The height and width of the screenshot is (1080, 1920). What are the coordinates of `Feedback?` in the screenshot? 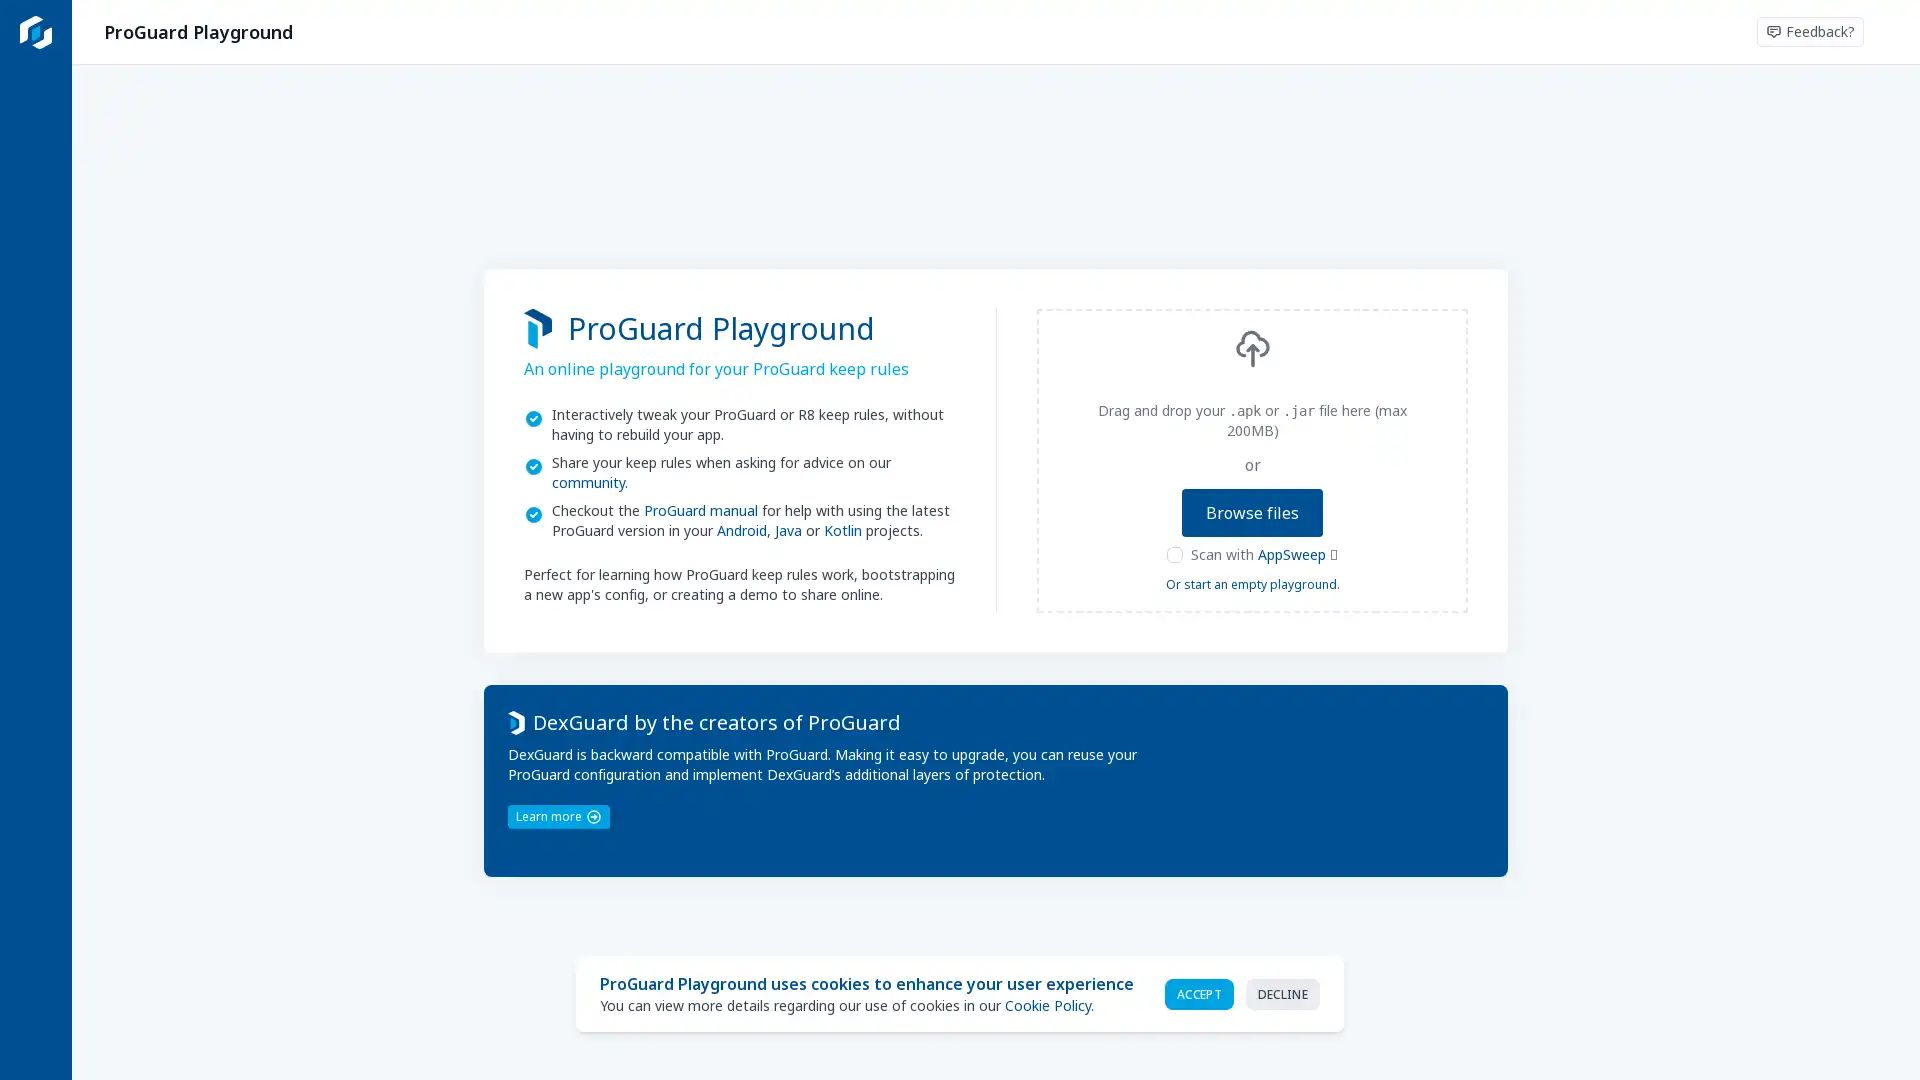 It's located at (1810, 31).